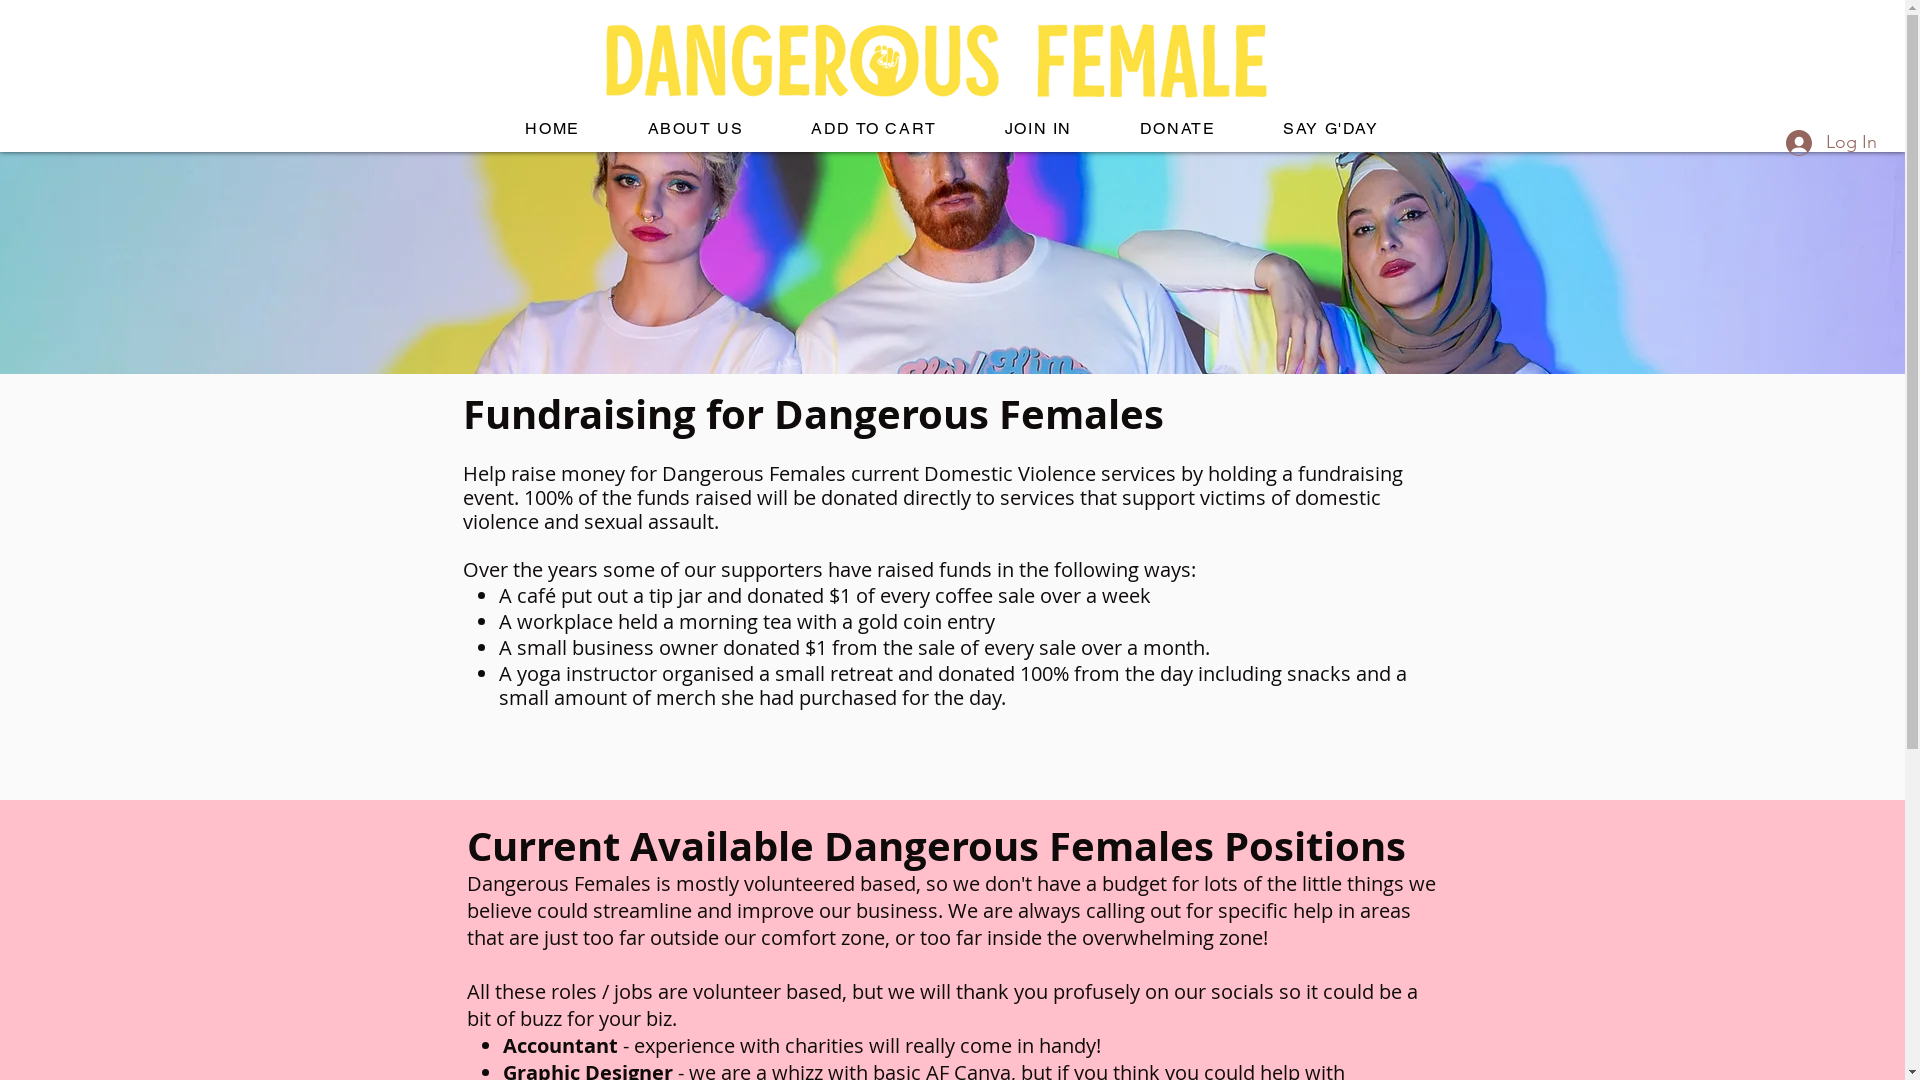 Image resolution: width=1920 pixels, height=1080 pixels. Describe the element at coordinates (552, 129) in the screenshot. I see `'HOME'` at that location.